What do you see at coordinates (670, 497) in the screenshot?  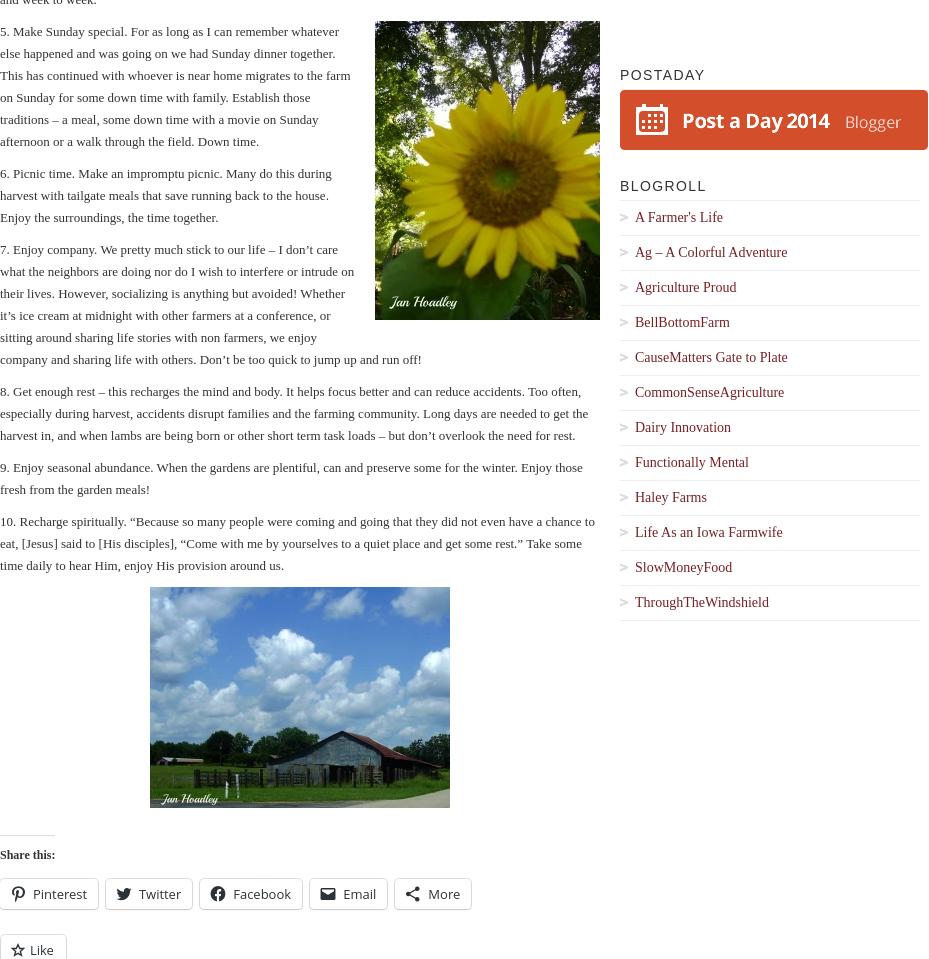 I see `'Haley Farms'` at bounding box center [670, 497].